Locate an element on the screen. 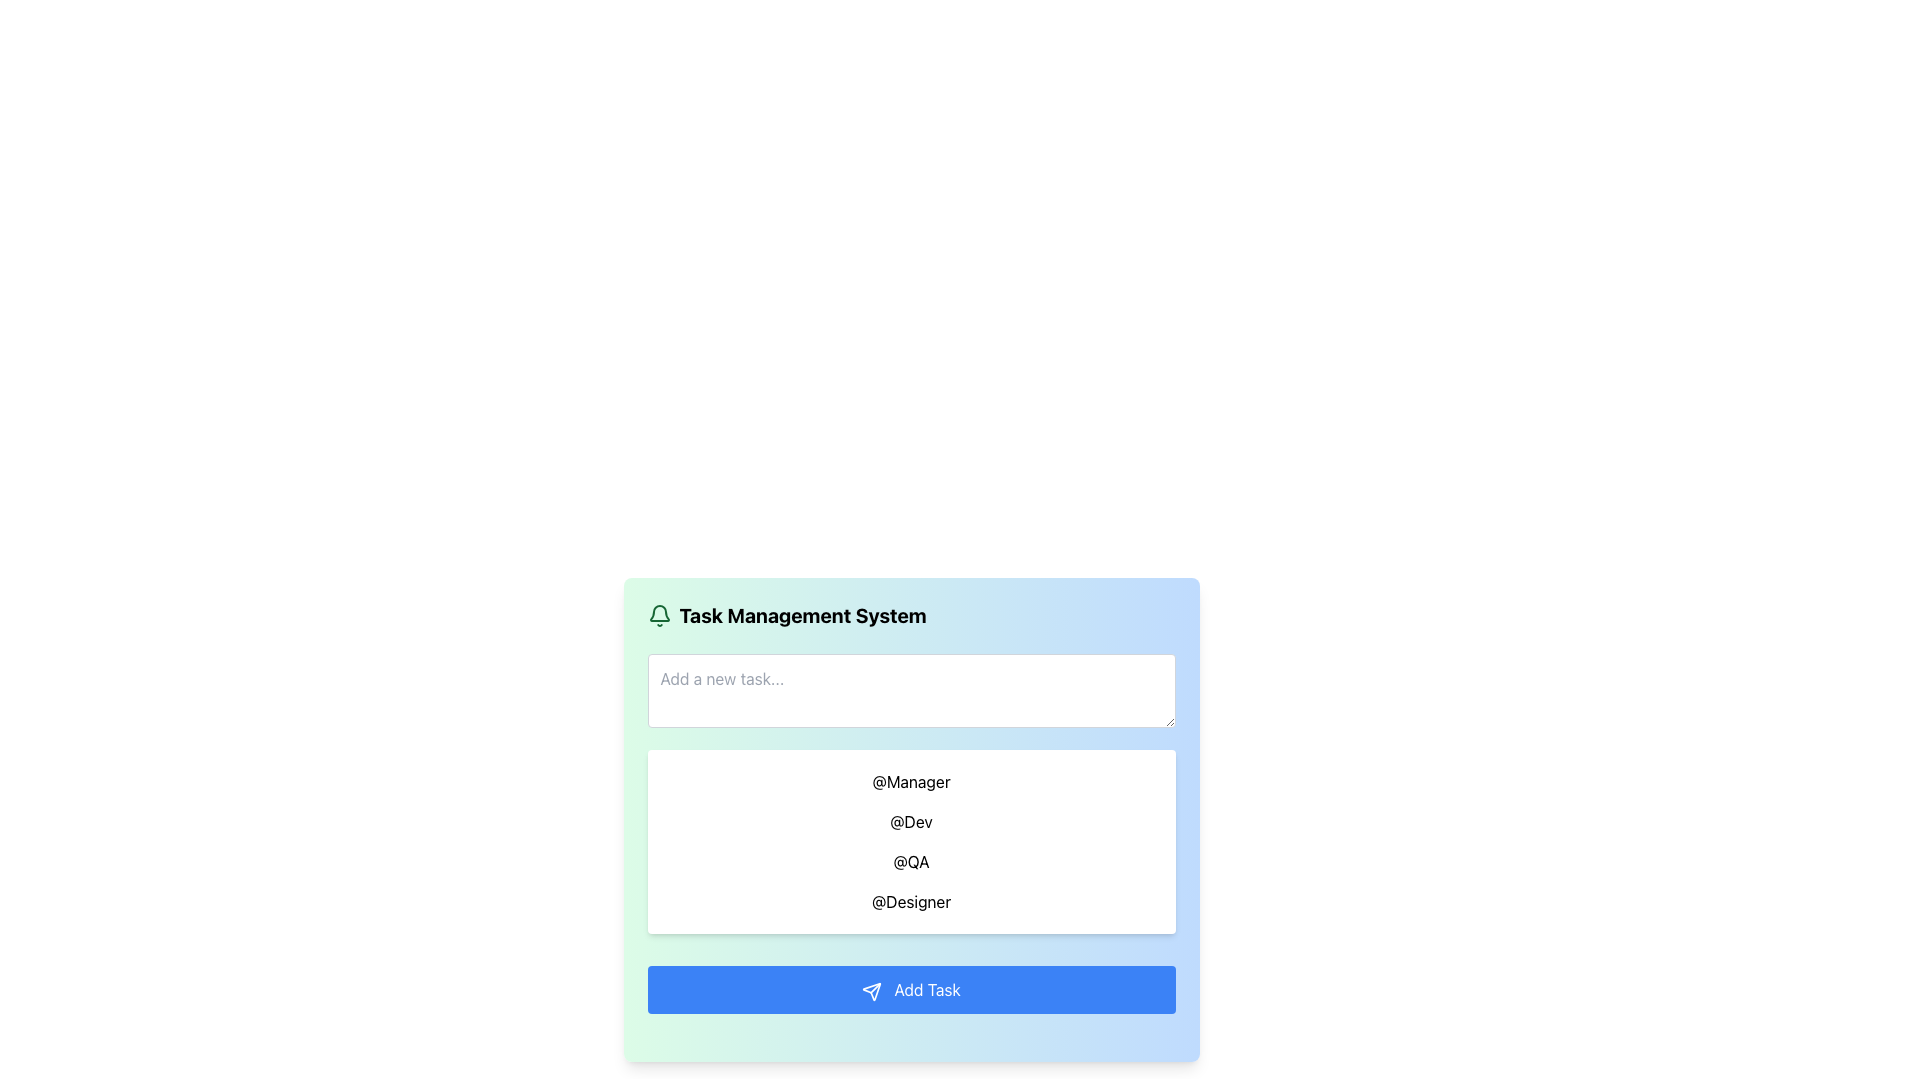 The height and width of the screenshot is (1080, 1920). the selectable list item labeled '@Dev' which is the second item in a list of four text items is located at coordinates (910, 816).